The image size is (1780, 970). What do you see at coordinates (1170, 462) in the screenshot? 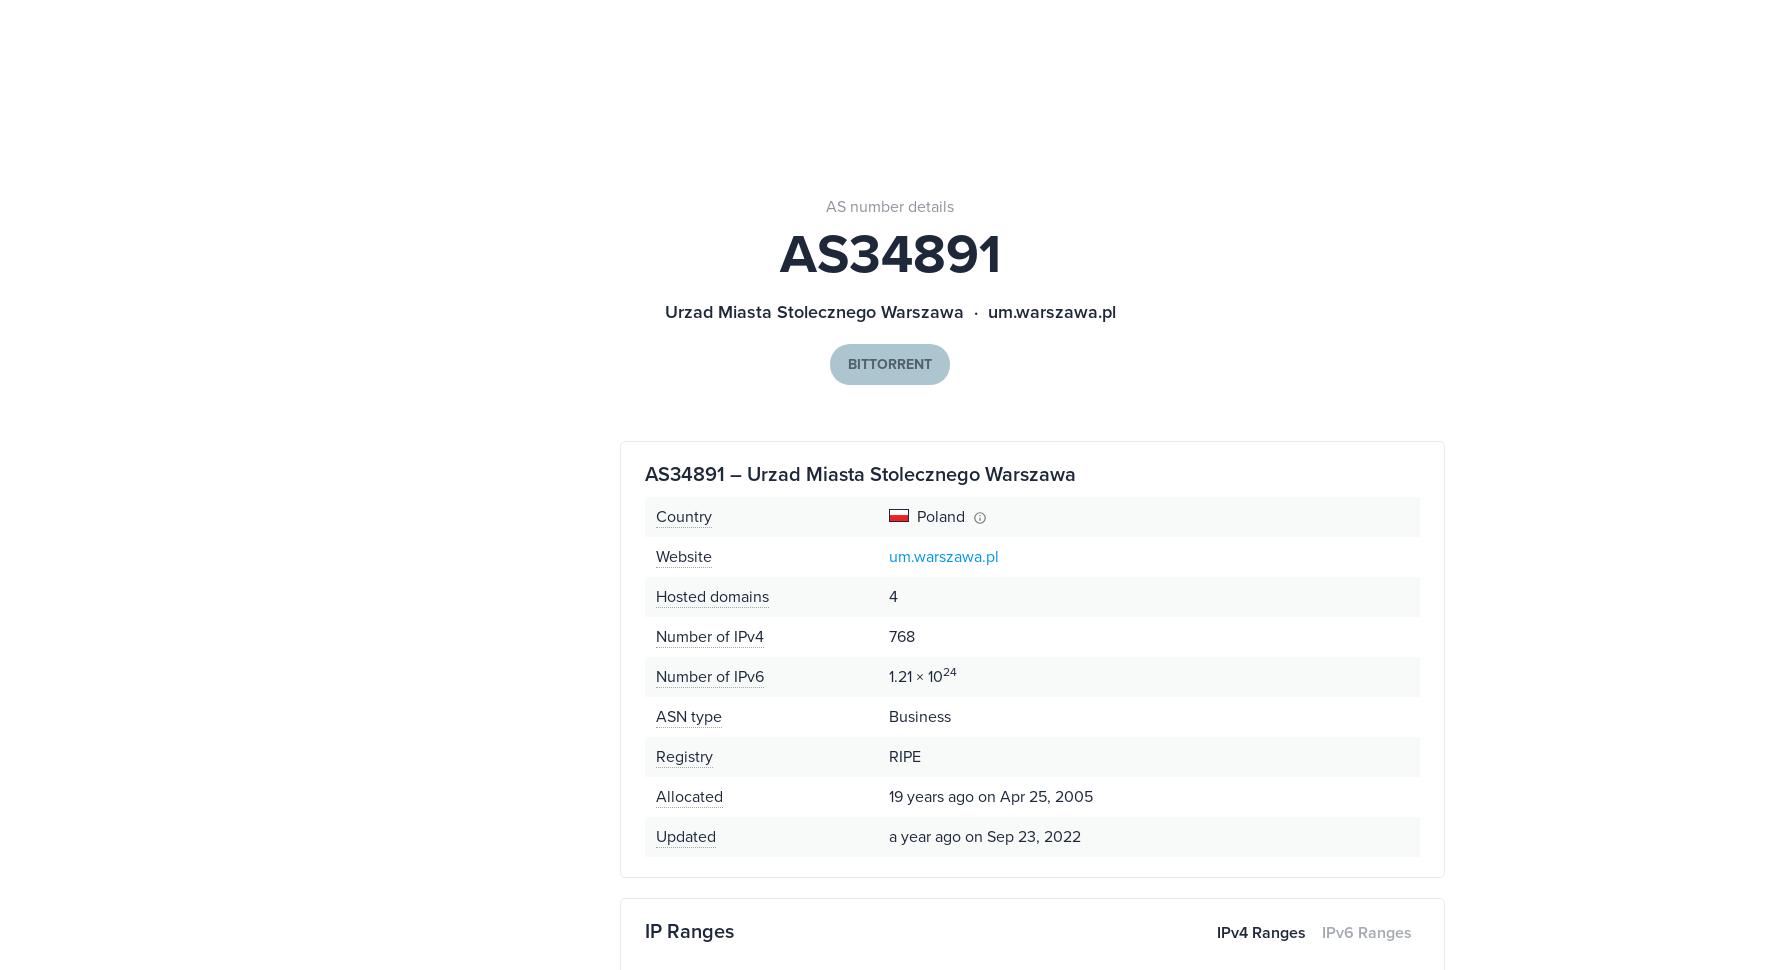
I see `'The ASN details will often correspond to the IP address owner, but
                for smaller organizations it may be that organization's parent, or their ISP. Find
                out more about AS34891 at'` at bounding box center [1170, 462].